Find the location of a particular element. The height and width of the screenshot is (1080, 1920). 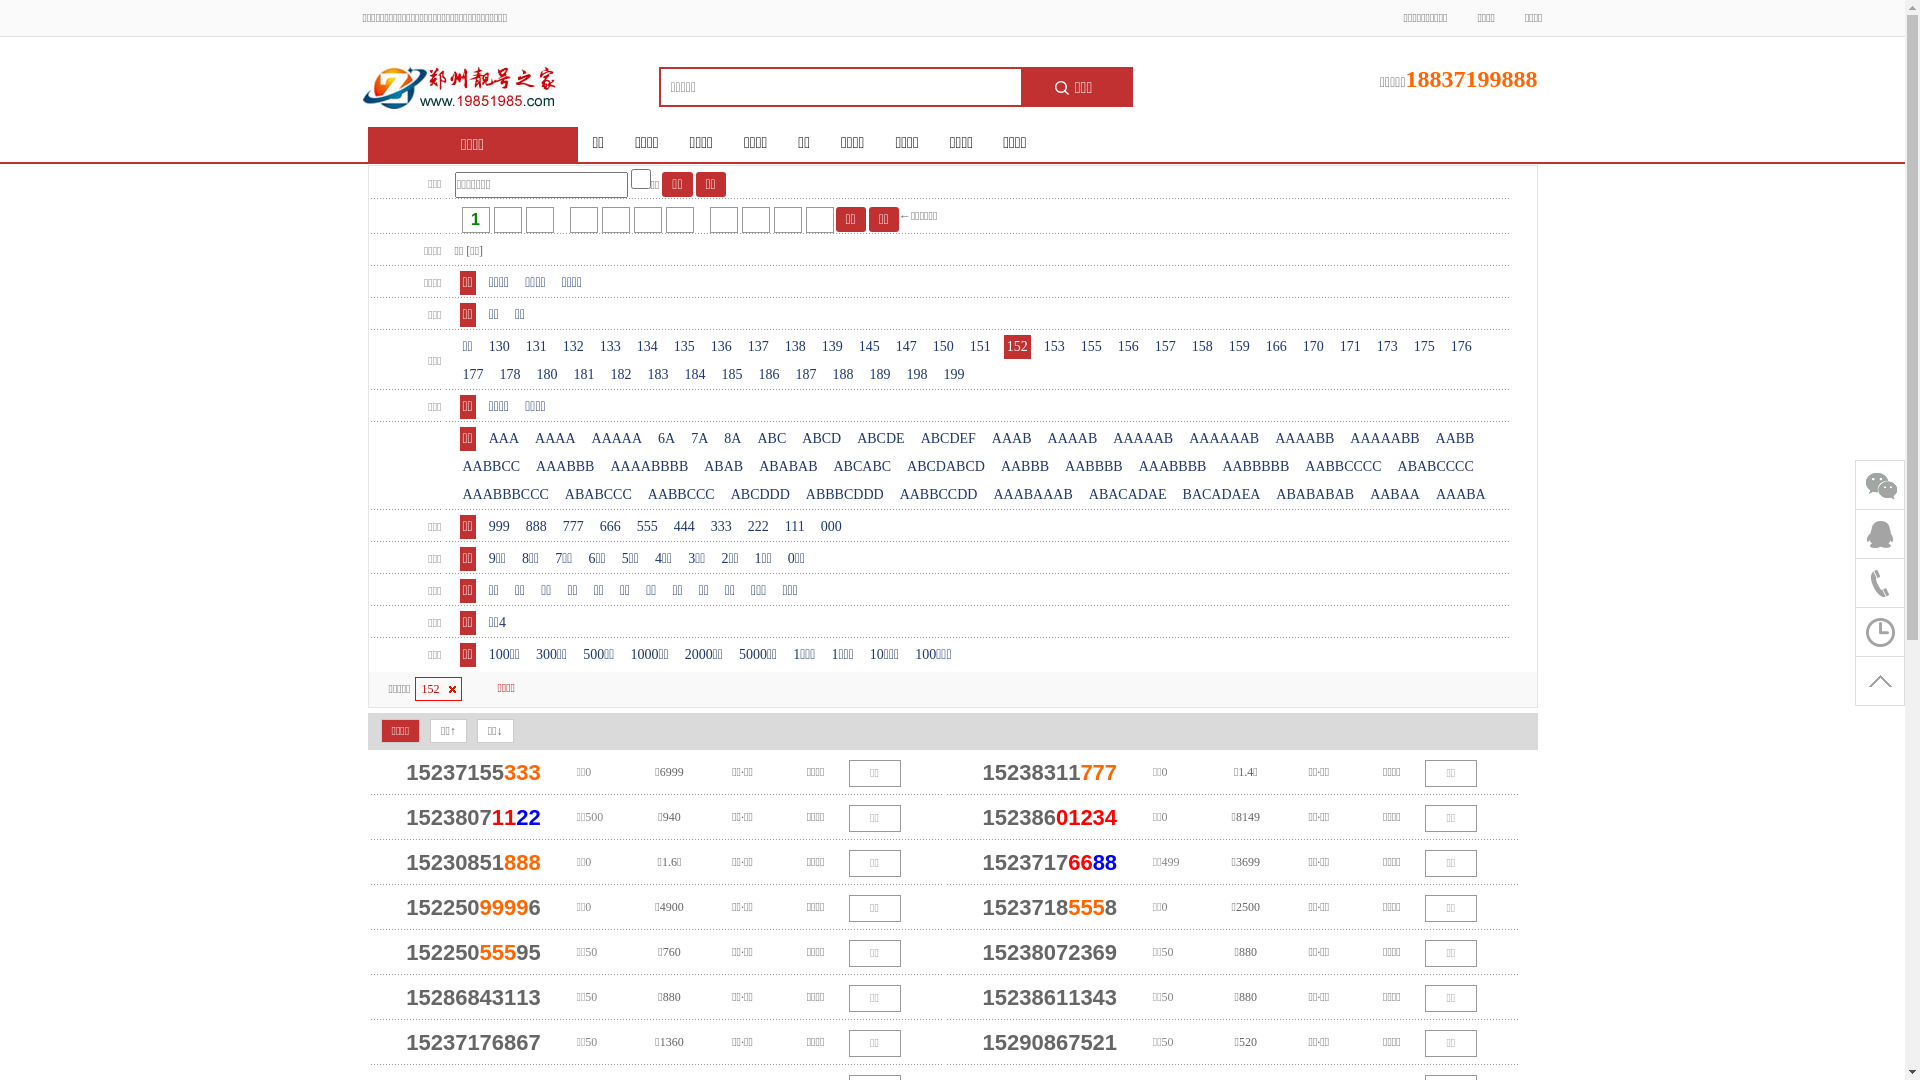

'199' is located at coordinates (939, 374).